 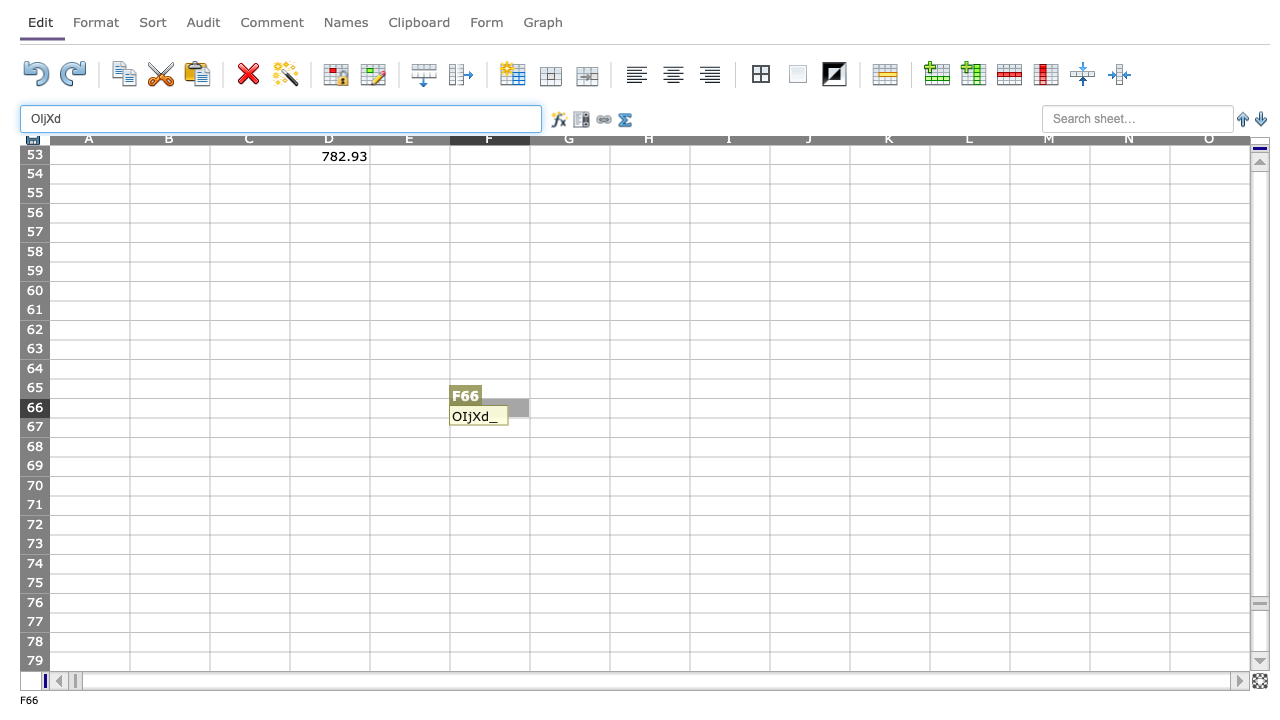 What do you see at coordinates (568, 661) in the screenshot?
I see `column G row 79` at bounding box center [568, 661].